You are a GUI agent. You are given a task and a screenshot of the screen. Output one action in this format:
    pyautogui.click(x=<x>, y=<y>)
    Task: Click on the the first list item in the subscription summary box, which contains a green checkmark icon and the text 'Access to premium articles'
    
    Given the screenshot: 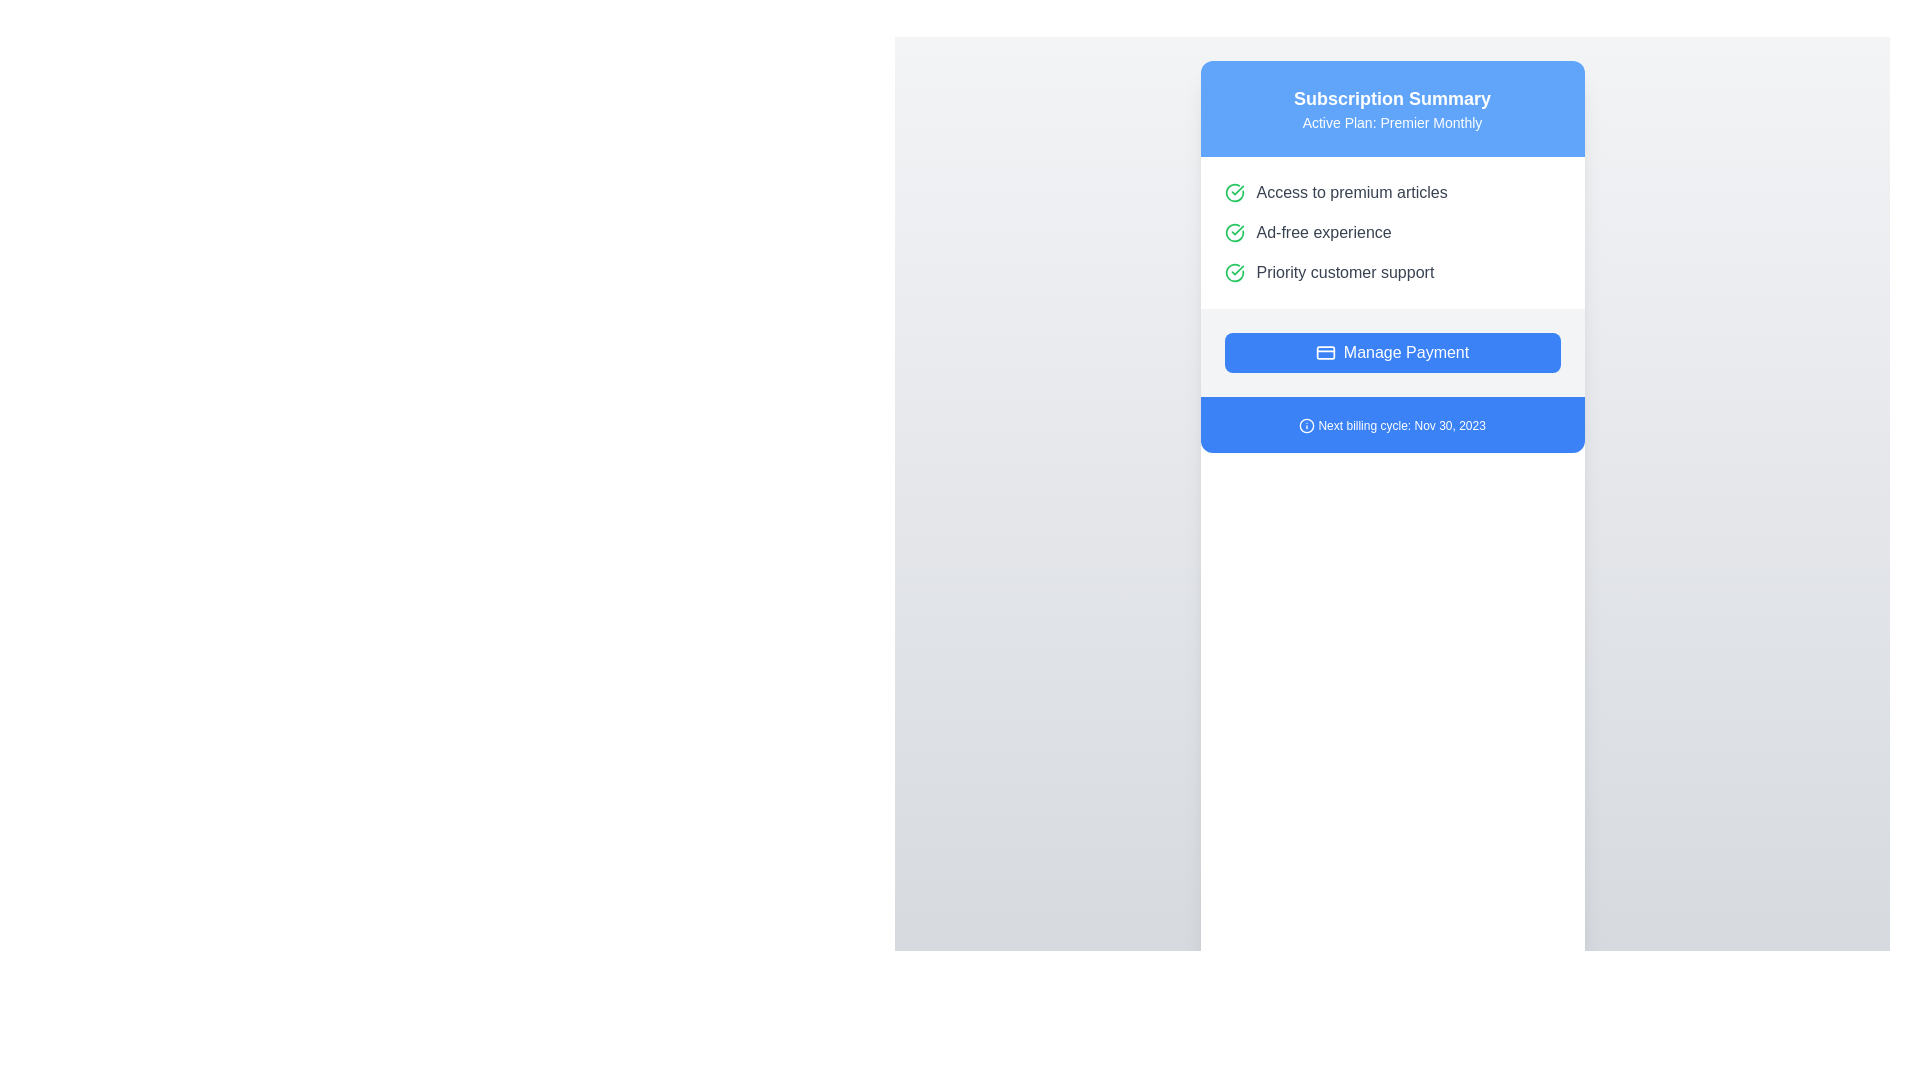 What is the action you would take?
    pyautogui.click(x=1391, y=192)
    